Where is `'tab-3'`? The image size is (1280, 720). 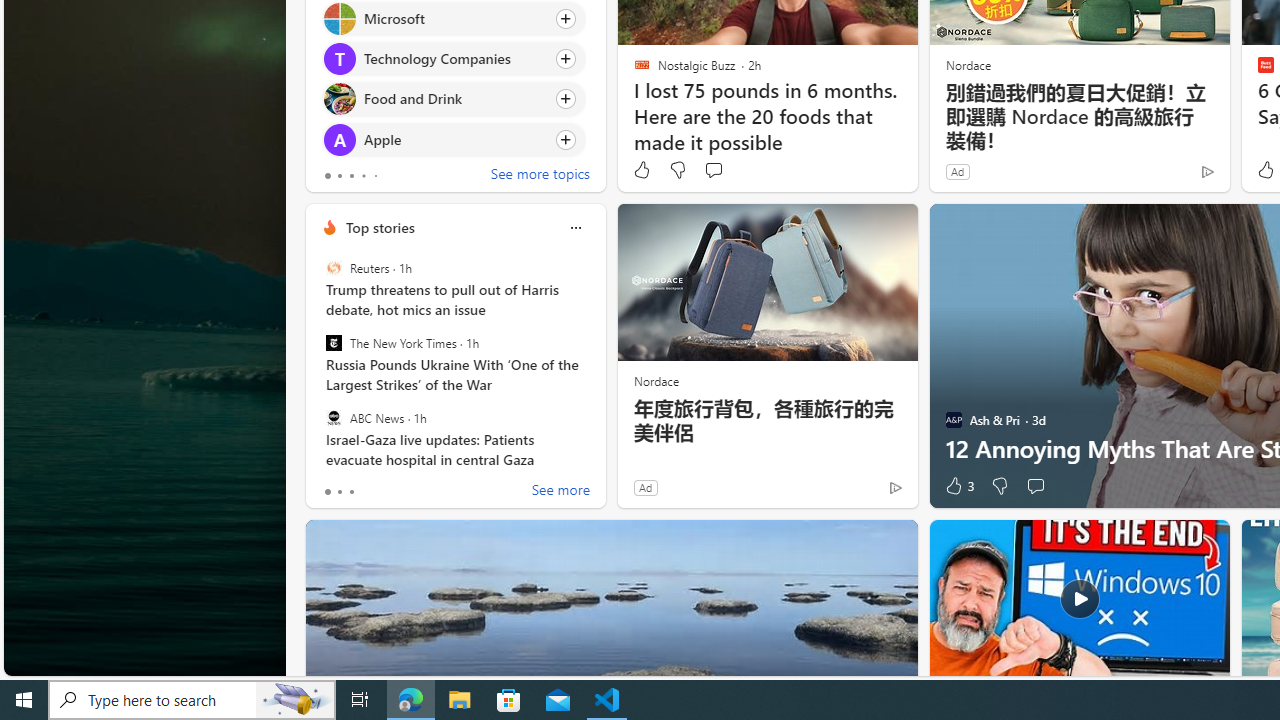 'tab-3' is located at coordinates (363, 175).